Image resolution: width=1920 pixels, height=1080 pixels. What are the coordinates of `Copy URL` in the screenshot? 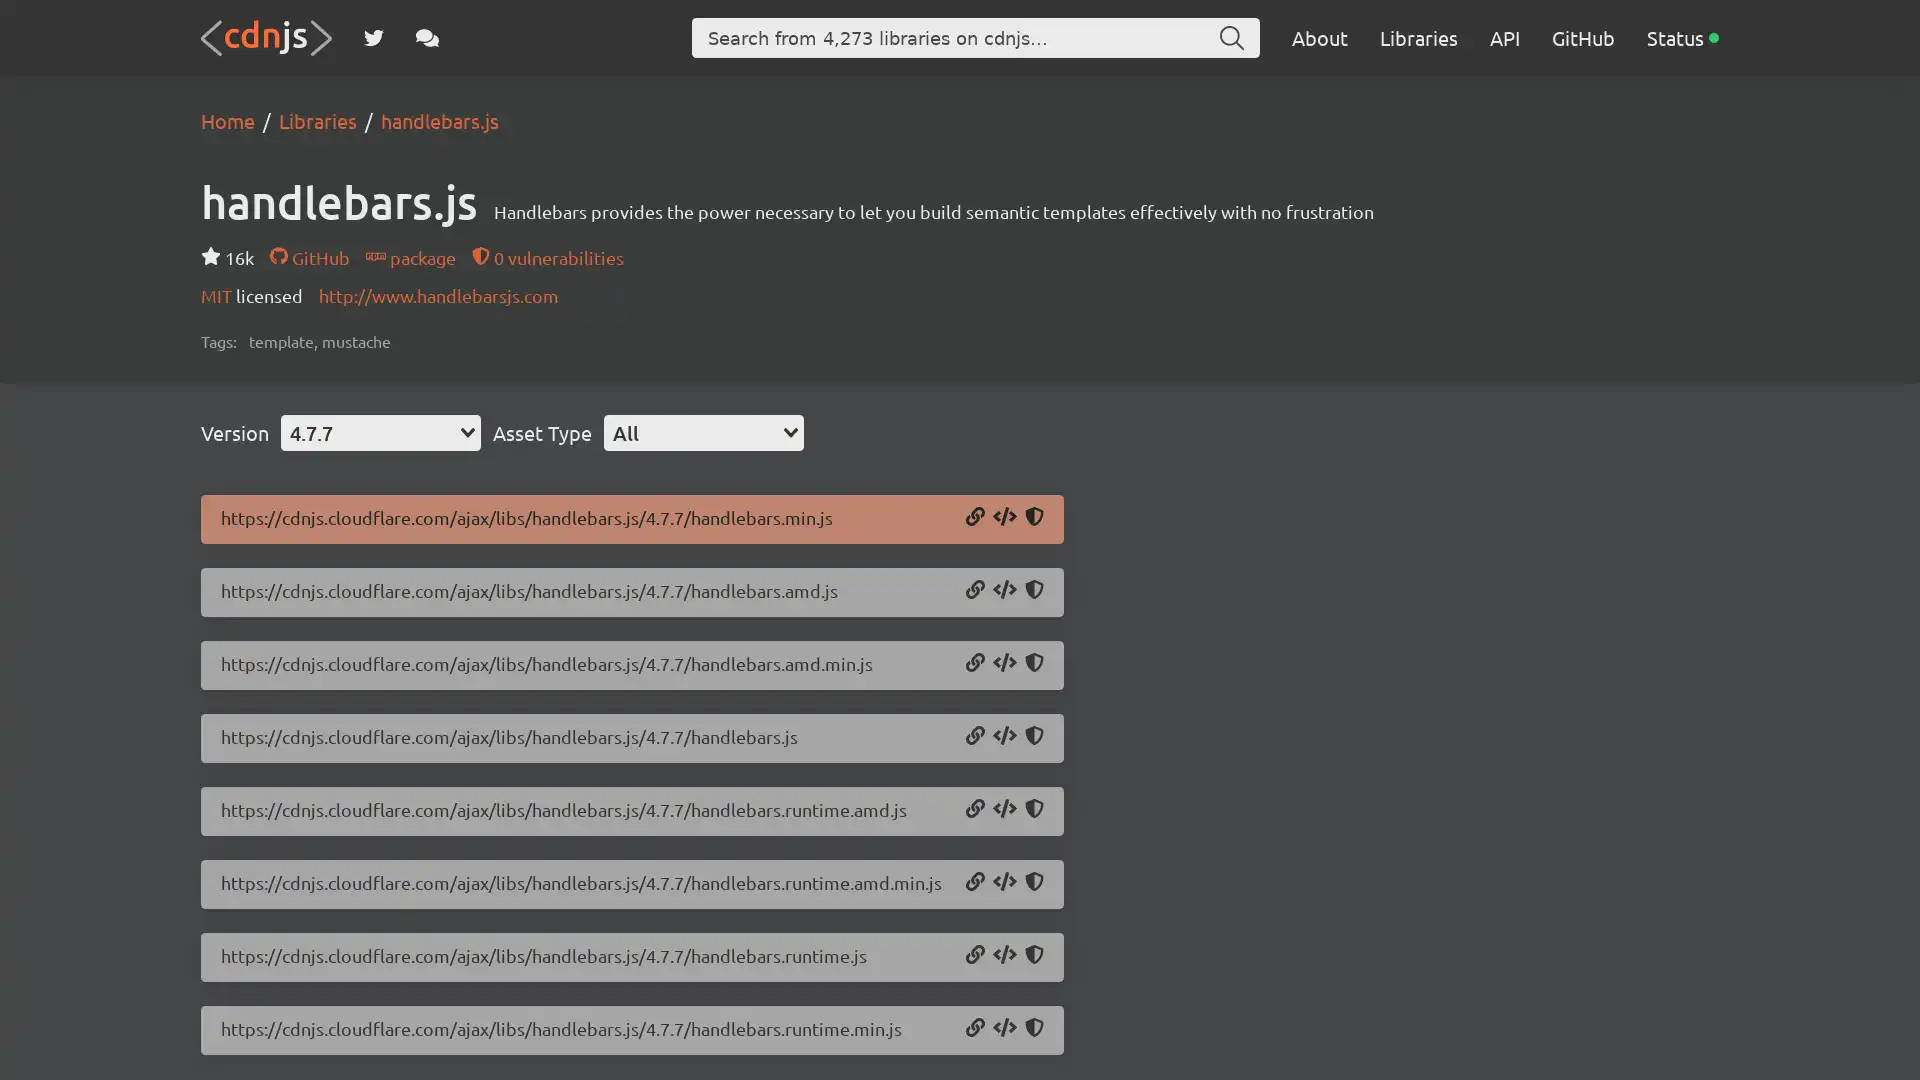 It's located at (975, 955).